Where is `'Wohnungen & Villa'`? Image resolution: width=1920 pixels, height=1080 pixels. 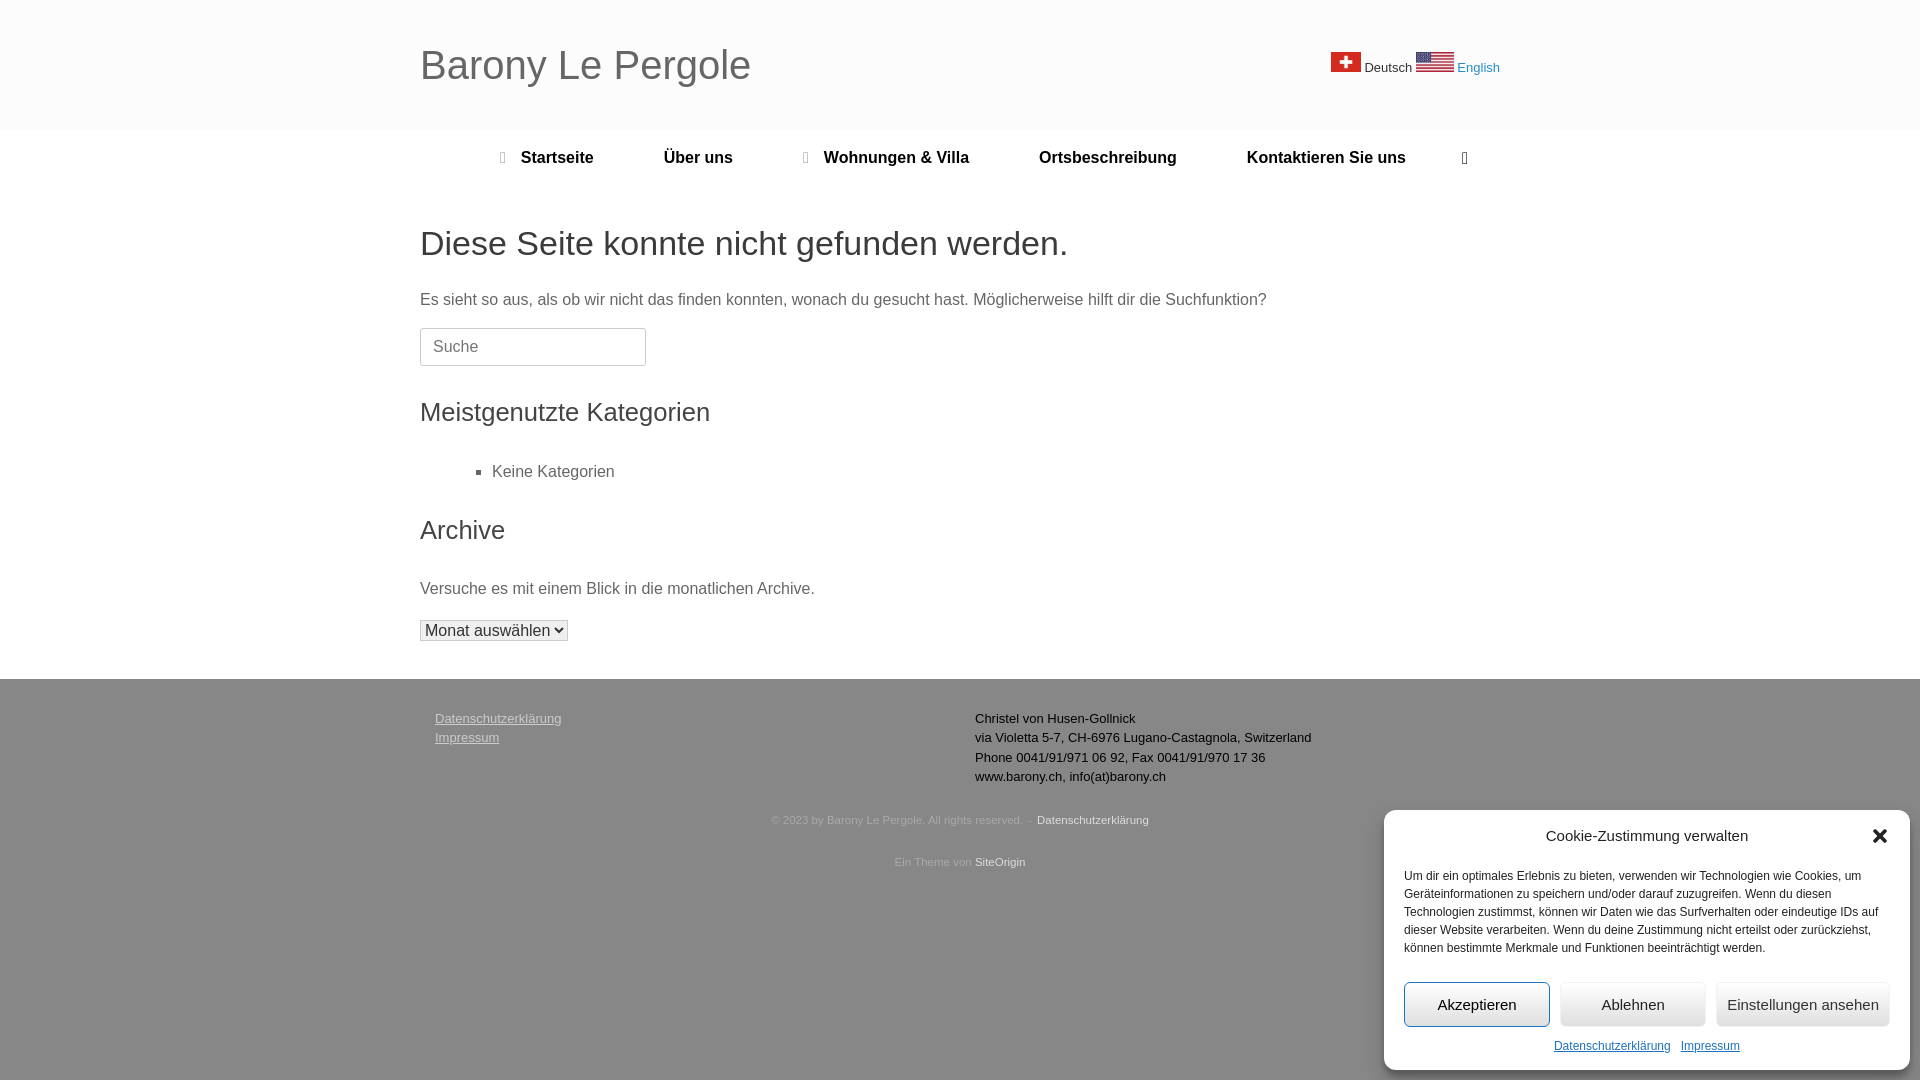
'Wohnungen & Villa' is located at coordinates (885, 157).